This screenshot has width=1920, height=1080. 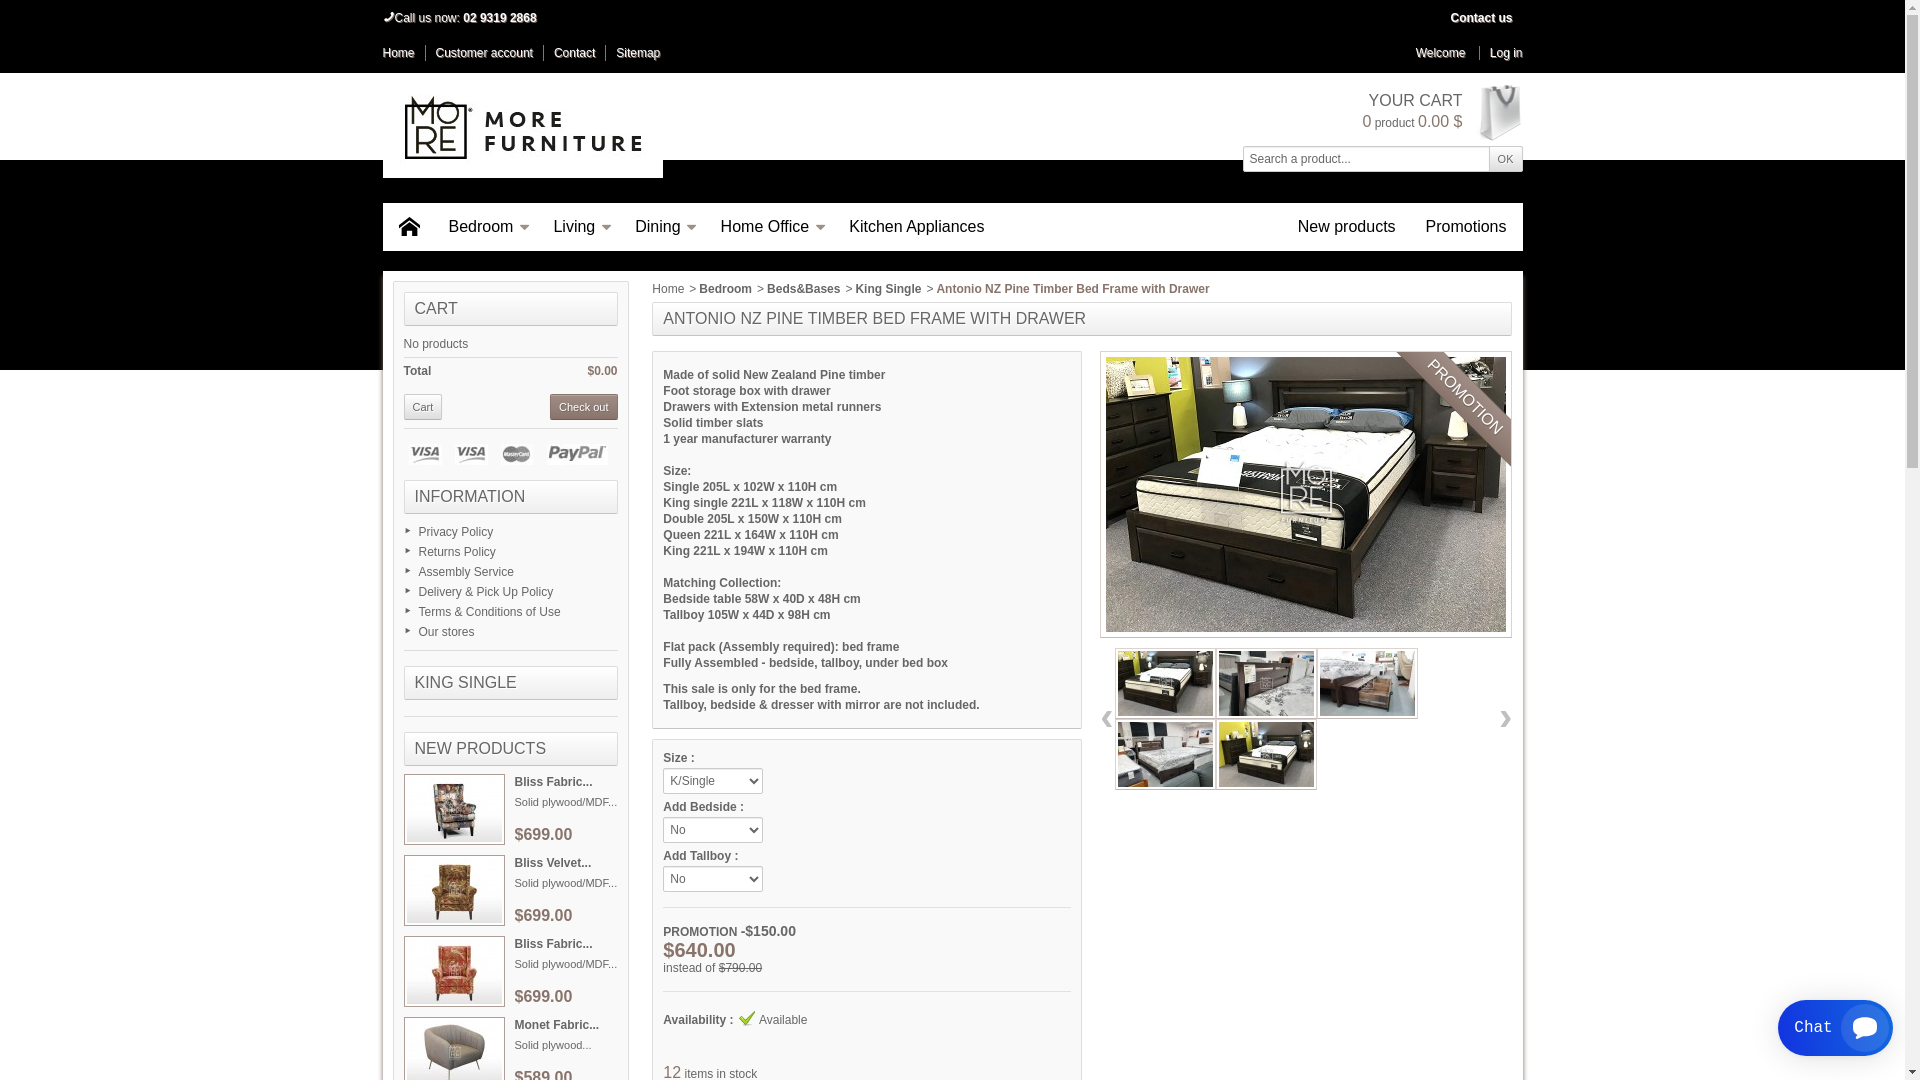 I want to click on 'New products', so click(x=1282, y=226).